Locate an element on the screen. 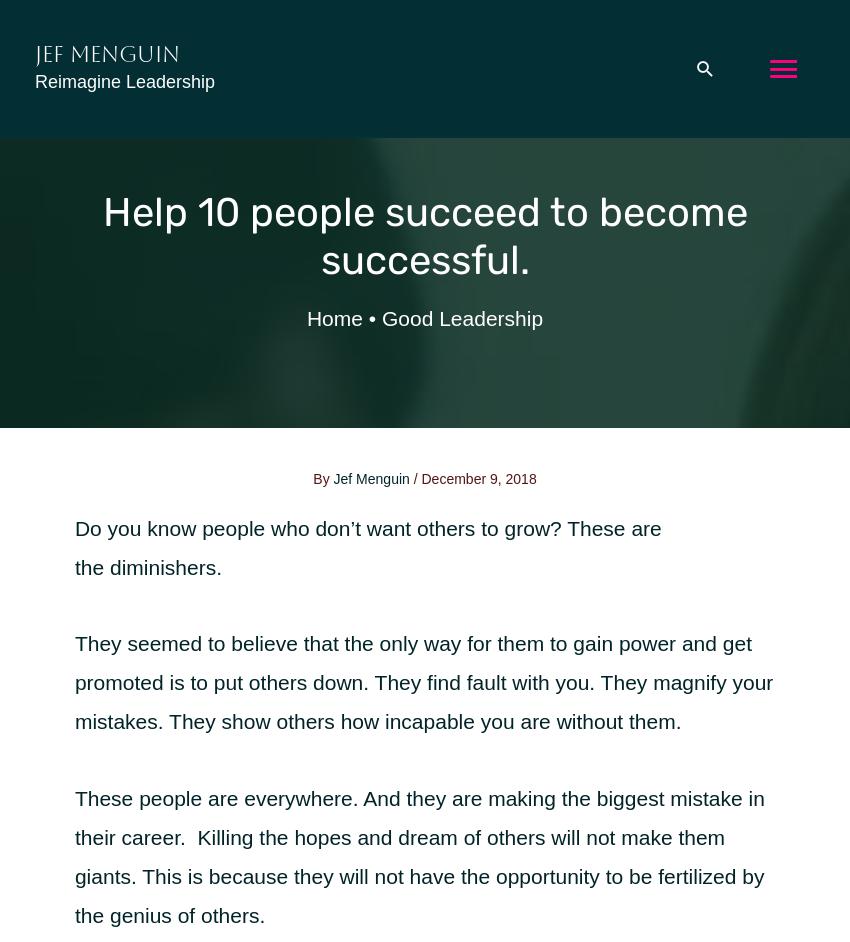 The height and width of the screenshot is (942, 850). 'These people are everywhere. And they are making the biggest mistake in their career.  Killing the hopes and dream of others will not make them giants. This is because they will not have the opportunity to be fertilized by the genius of others.' is located at coordinates (418, 857).